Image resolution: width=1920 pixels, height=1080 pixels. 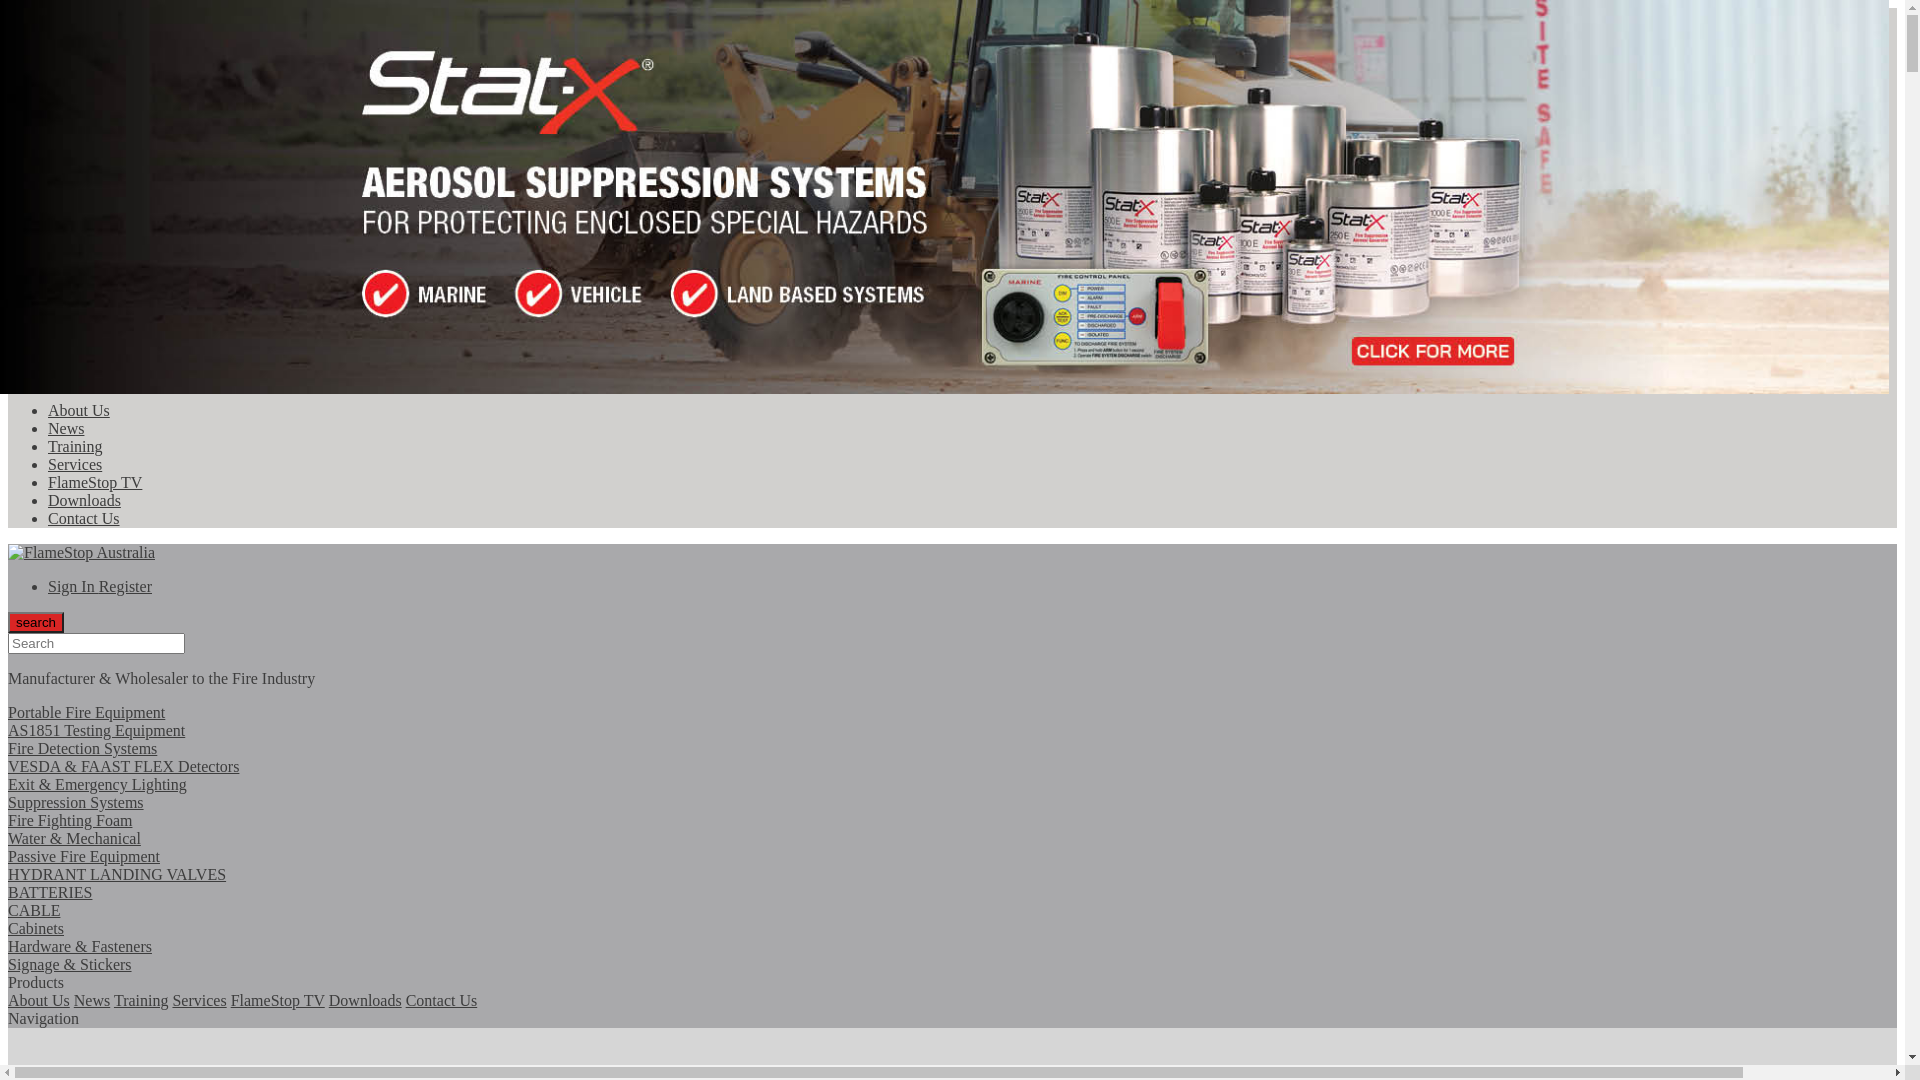 What do you see at coordinates (80, 552) in the screenshot?
I see `'FlameStop Australia'` at bounding box center [80, 552].